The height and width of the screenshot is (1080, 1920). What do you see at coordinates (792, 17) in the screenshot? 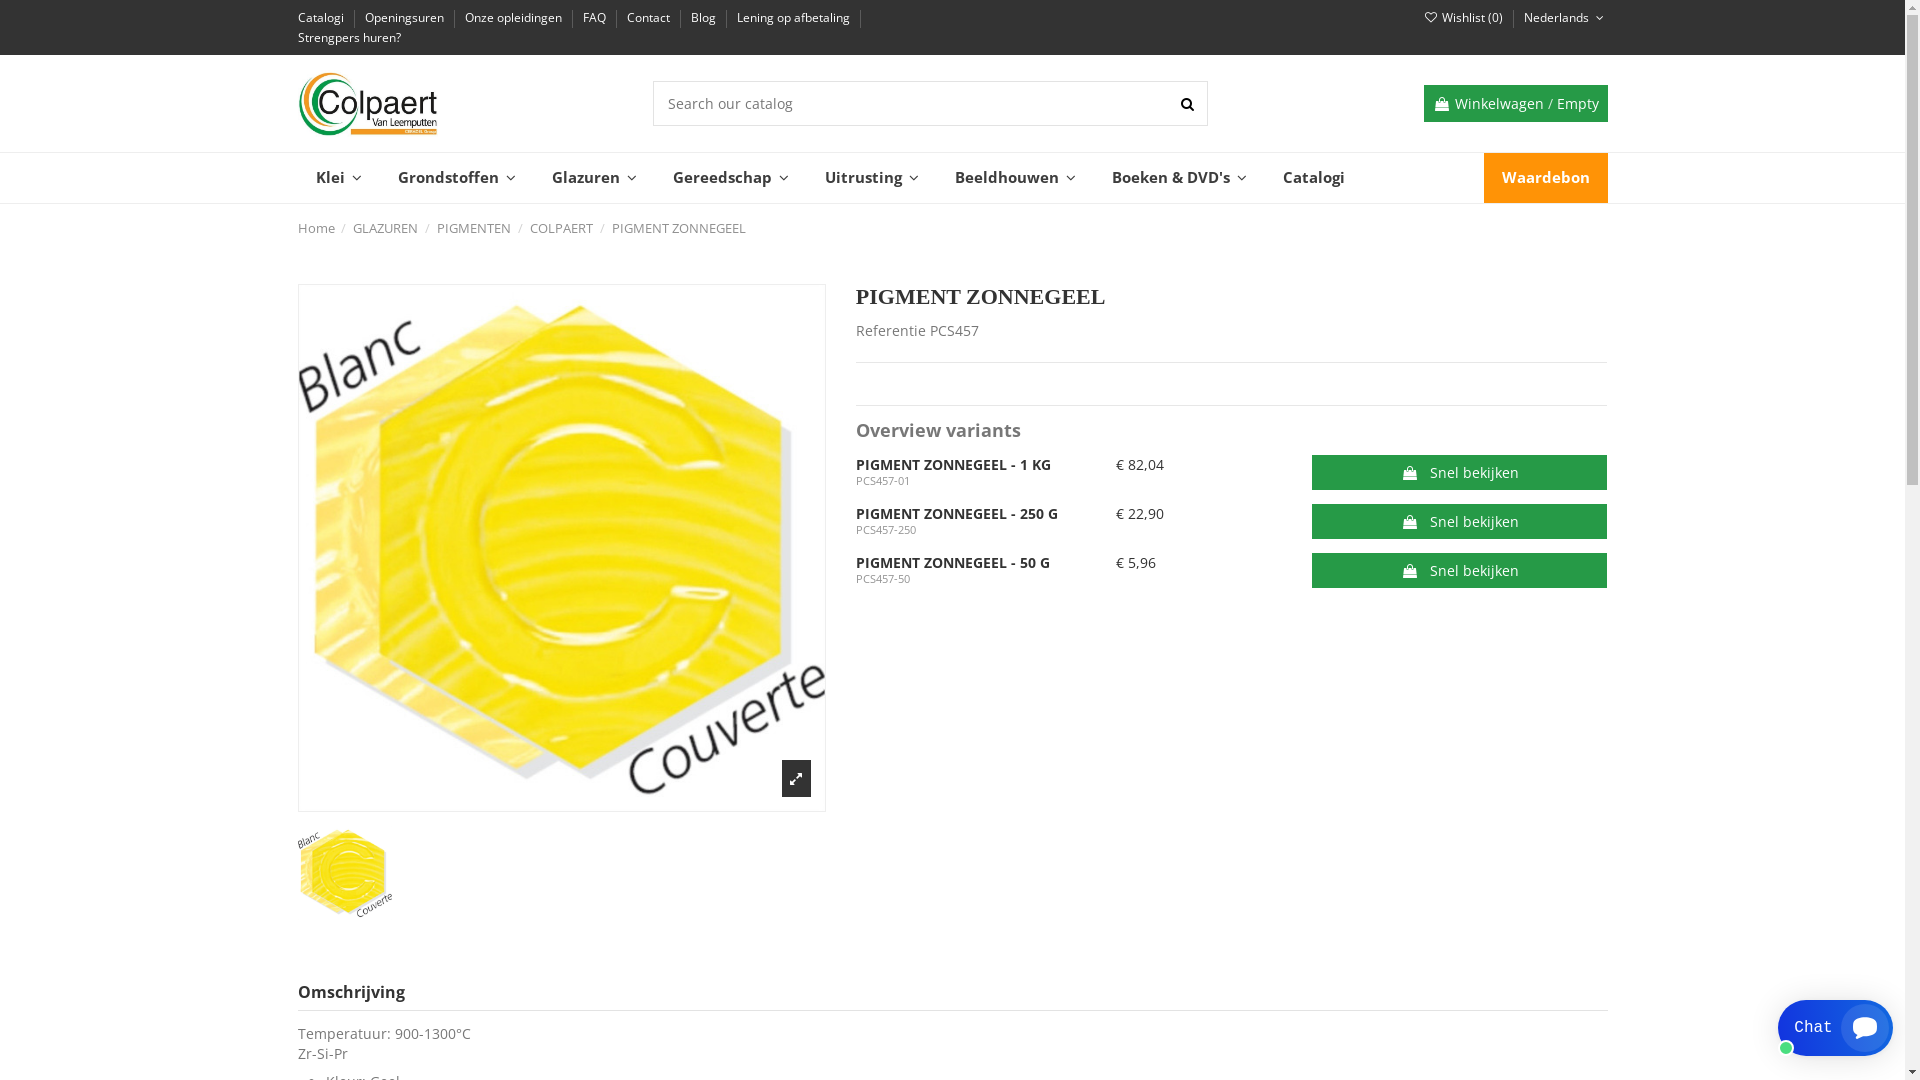
I see `'Lening op afbetaling'` at bounding box center [792, 17].